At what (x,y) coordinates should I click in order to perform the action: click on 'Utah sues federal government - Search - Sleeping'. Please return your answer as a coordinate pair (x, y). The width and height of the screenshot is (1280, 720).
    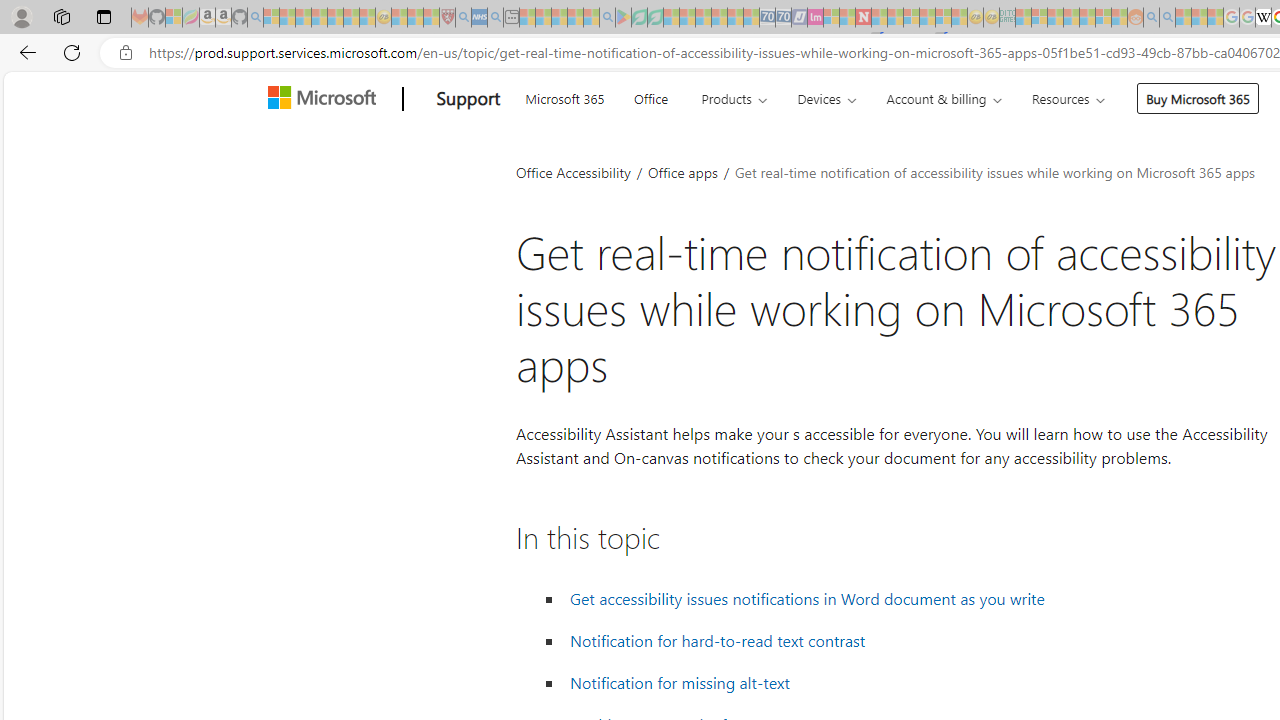
    Looking at the image, I should click on (1167, 17).